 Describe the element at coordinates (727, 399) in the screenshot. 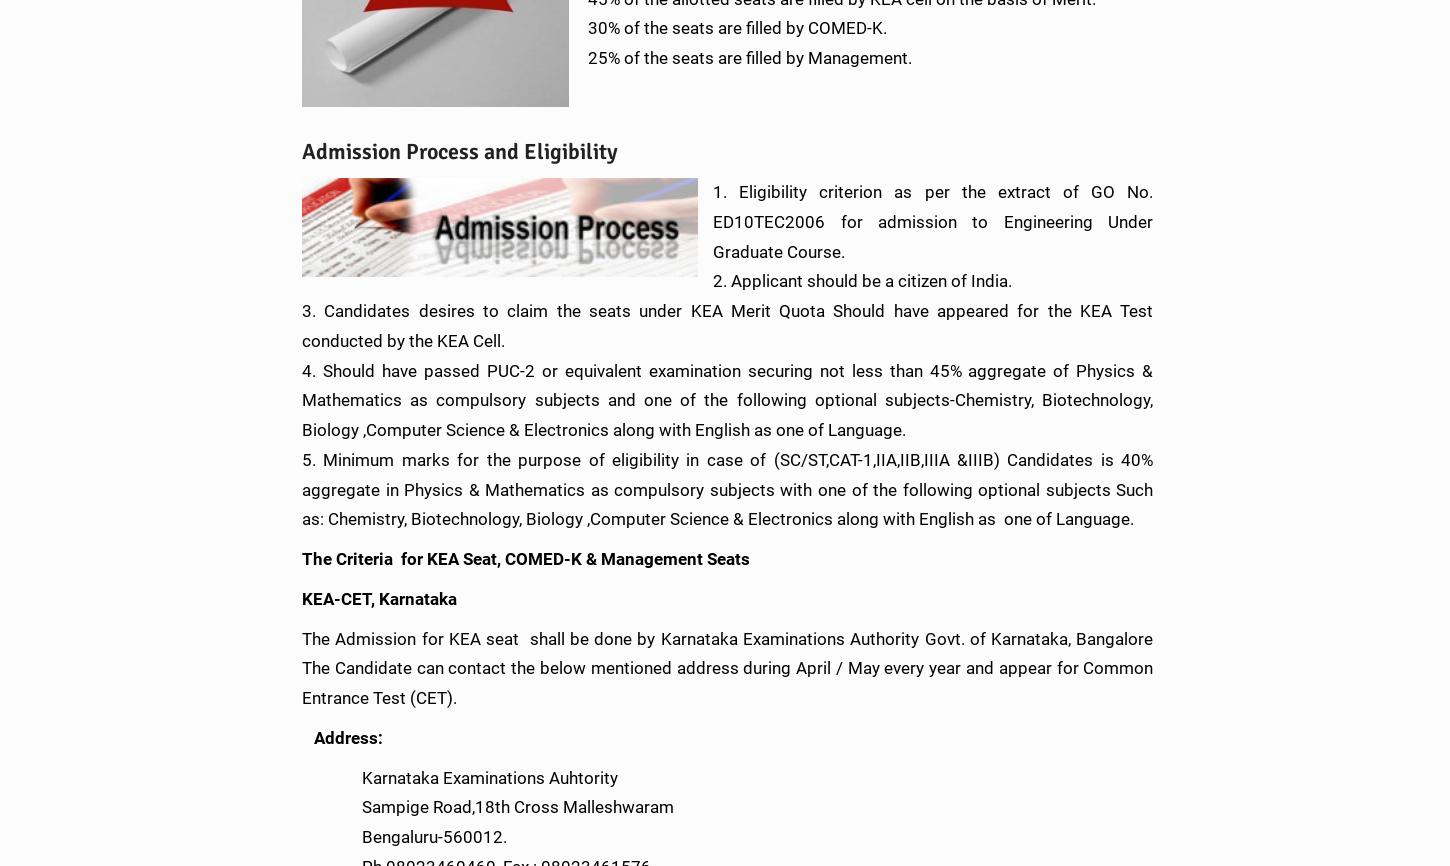

I see `'4. Should have passed PUC-2 or equivalent examination securing not less than 45% aggregate of Physics & Mathematics as compulsory subjects and one of the following optional subjects-Chemistry, Biotechnology, Biology ,Computer Science & Electronics along with English as one of Language.'` at that location.